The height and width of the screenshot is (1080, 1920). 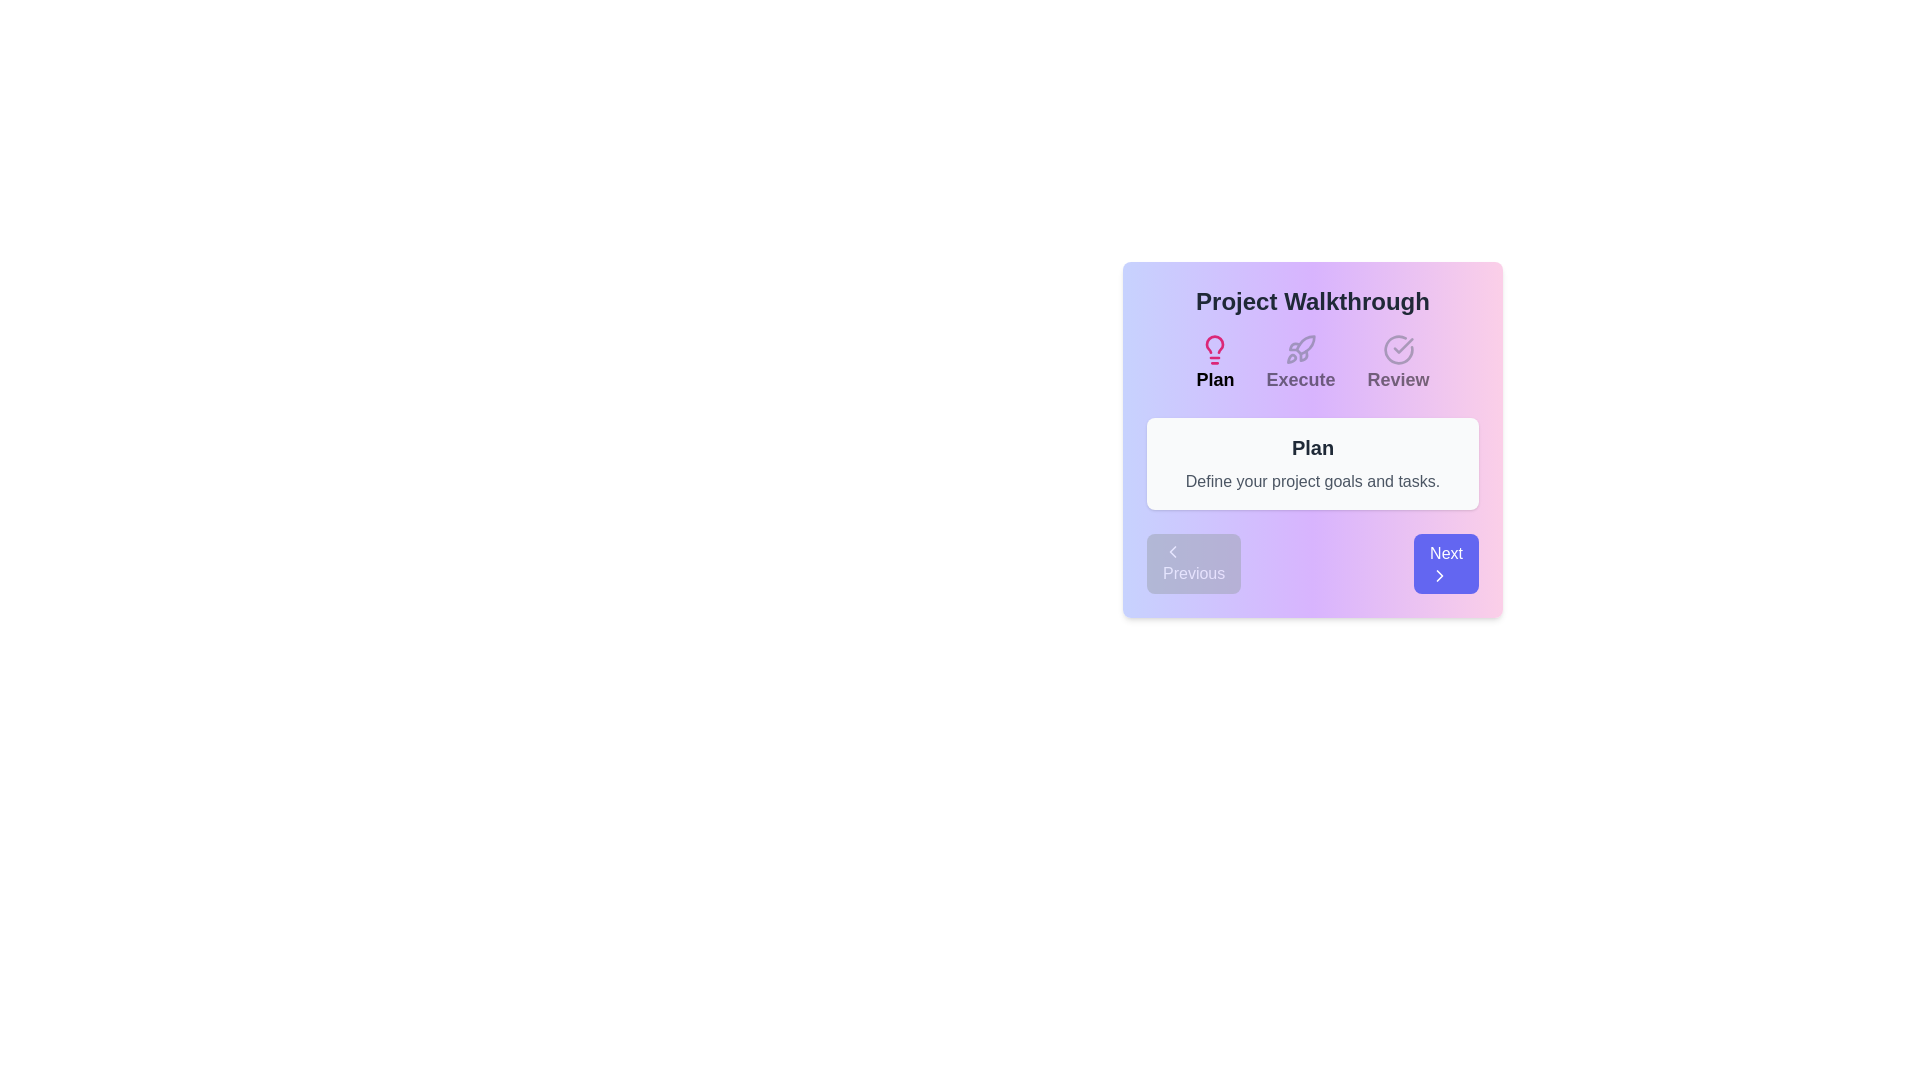 I want to click on the icon of the step Review, so click(x=1397, y=349).